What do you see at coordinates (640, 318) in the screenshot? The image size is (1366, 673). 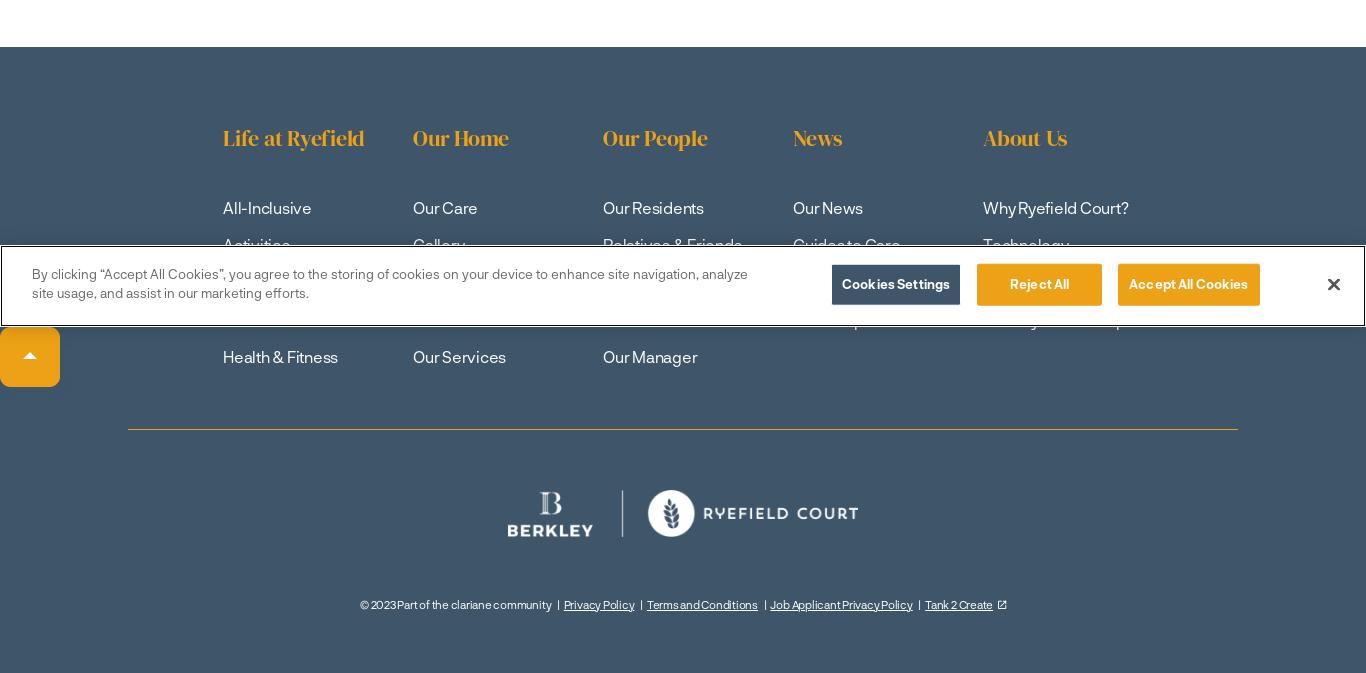 I see `'Our Teams'` at bounding box center [640, 318].